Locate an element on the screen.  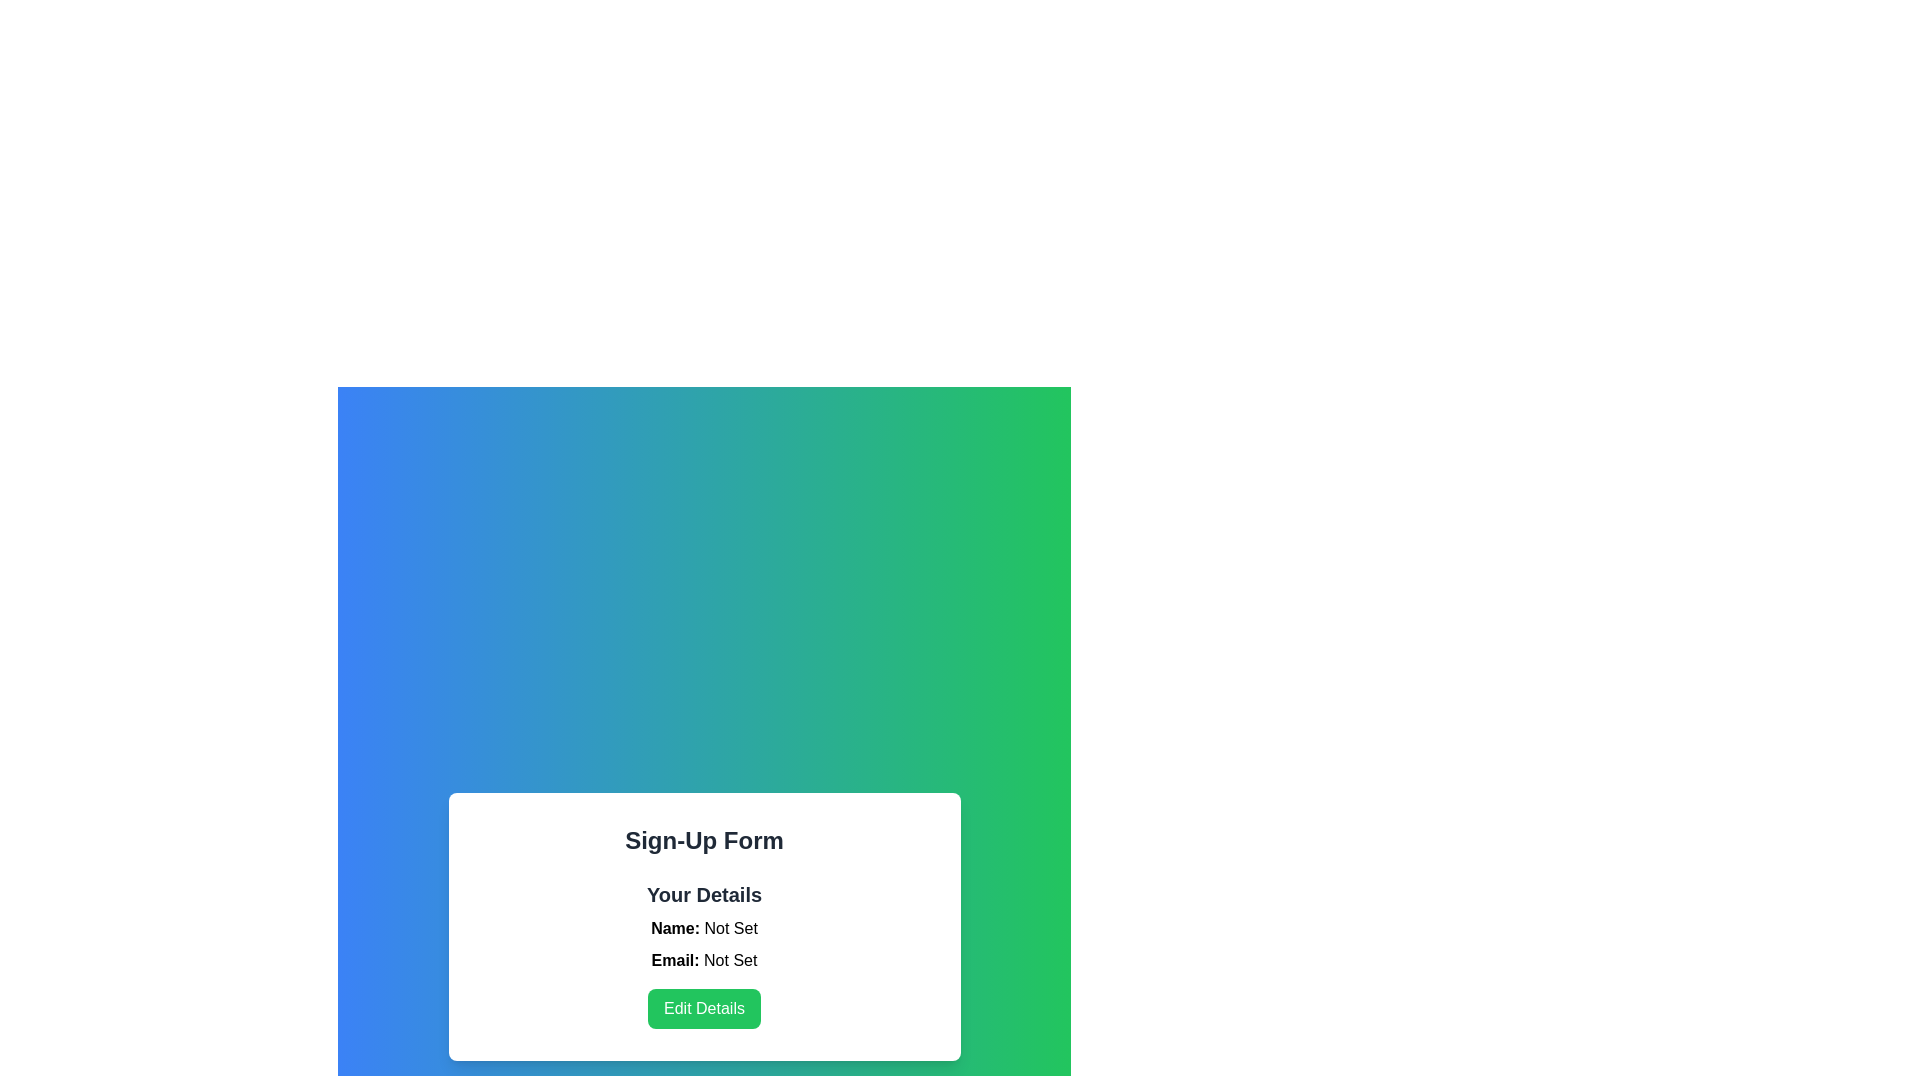
the edit button located below the 'Email: Not Set' text in the 'Your Details' section is located at coordinates (704, 1009).